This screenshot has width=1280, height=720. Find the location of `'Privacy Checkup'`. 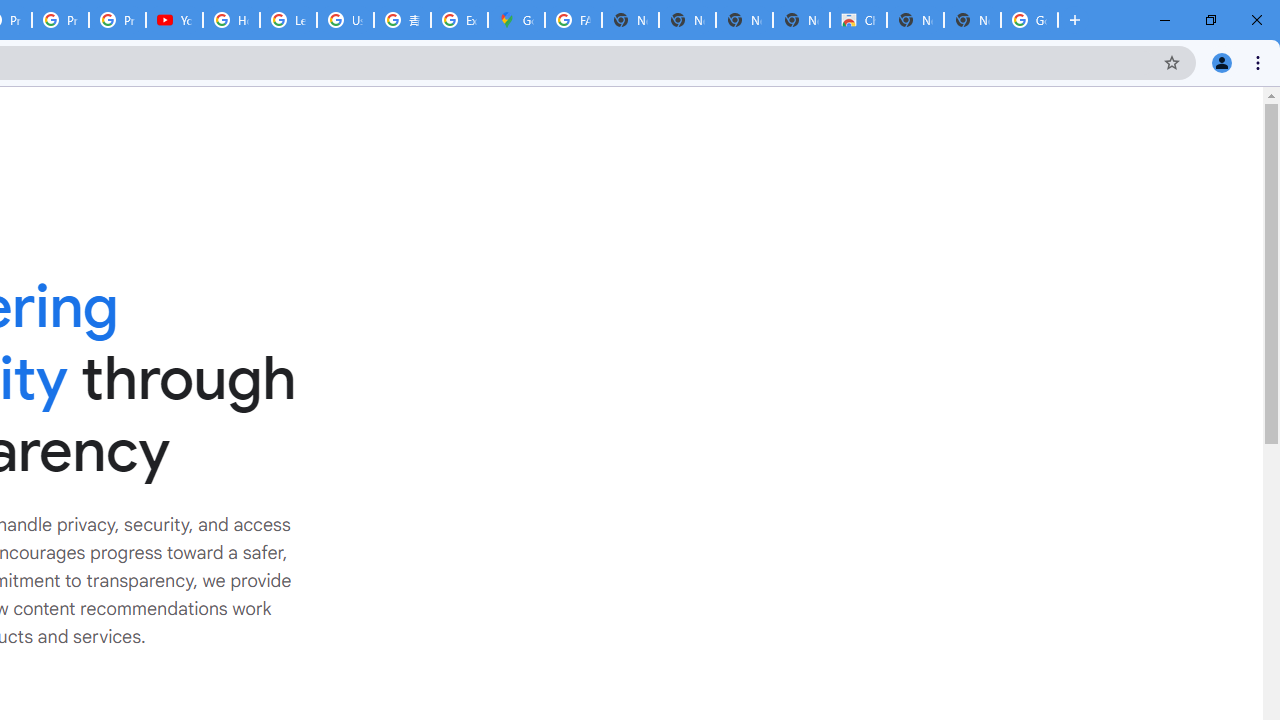

'Privacy Checkup' is located at coordinates (116, 20).